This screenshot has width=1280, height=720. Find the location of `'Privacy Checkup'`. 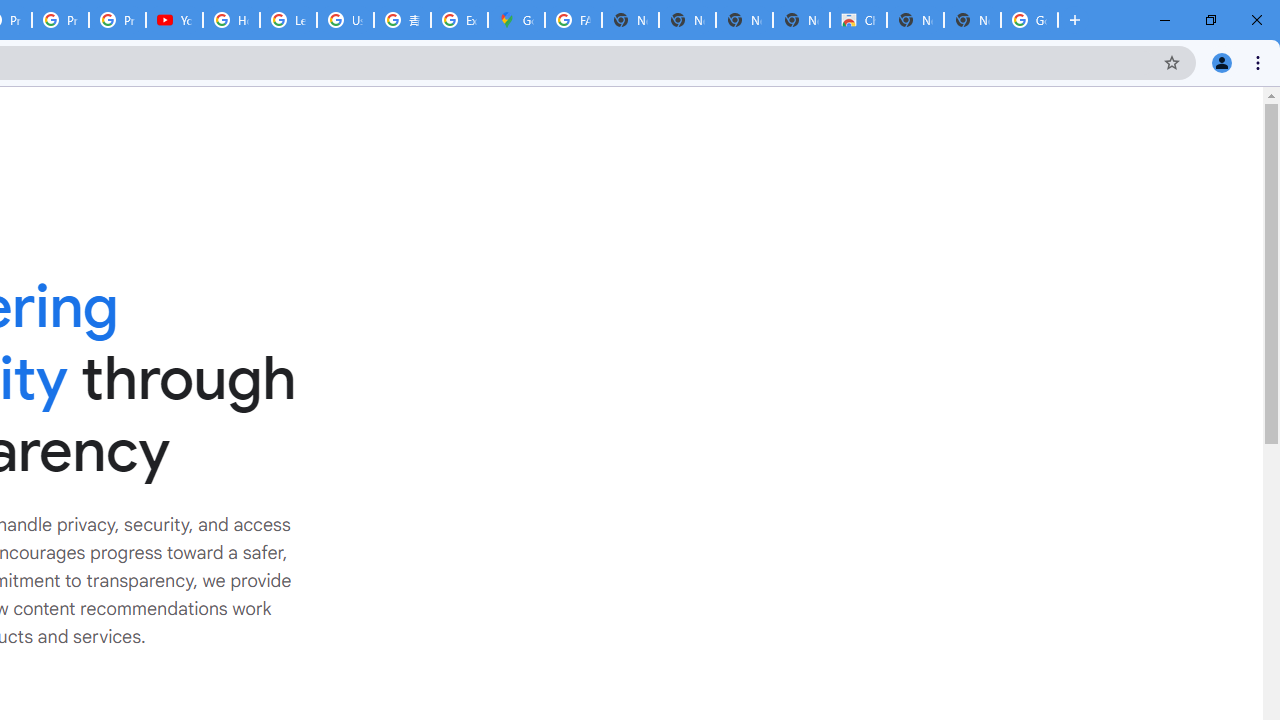

'Privacy Checkup' is located at coordinates (116, 20).